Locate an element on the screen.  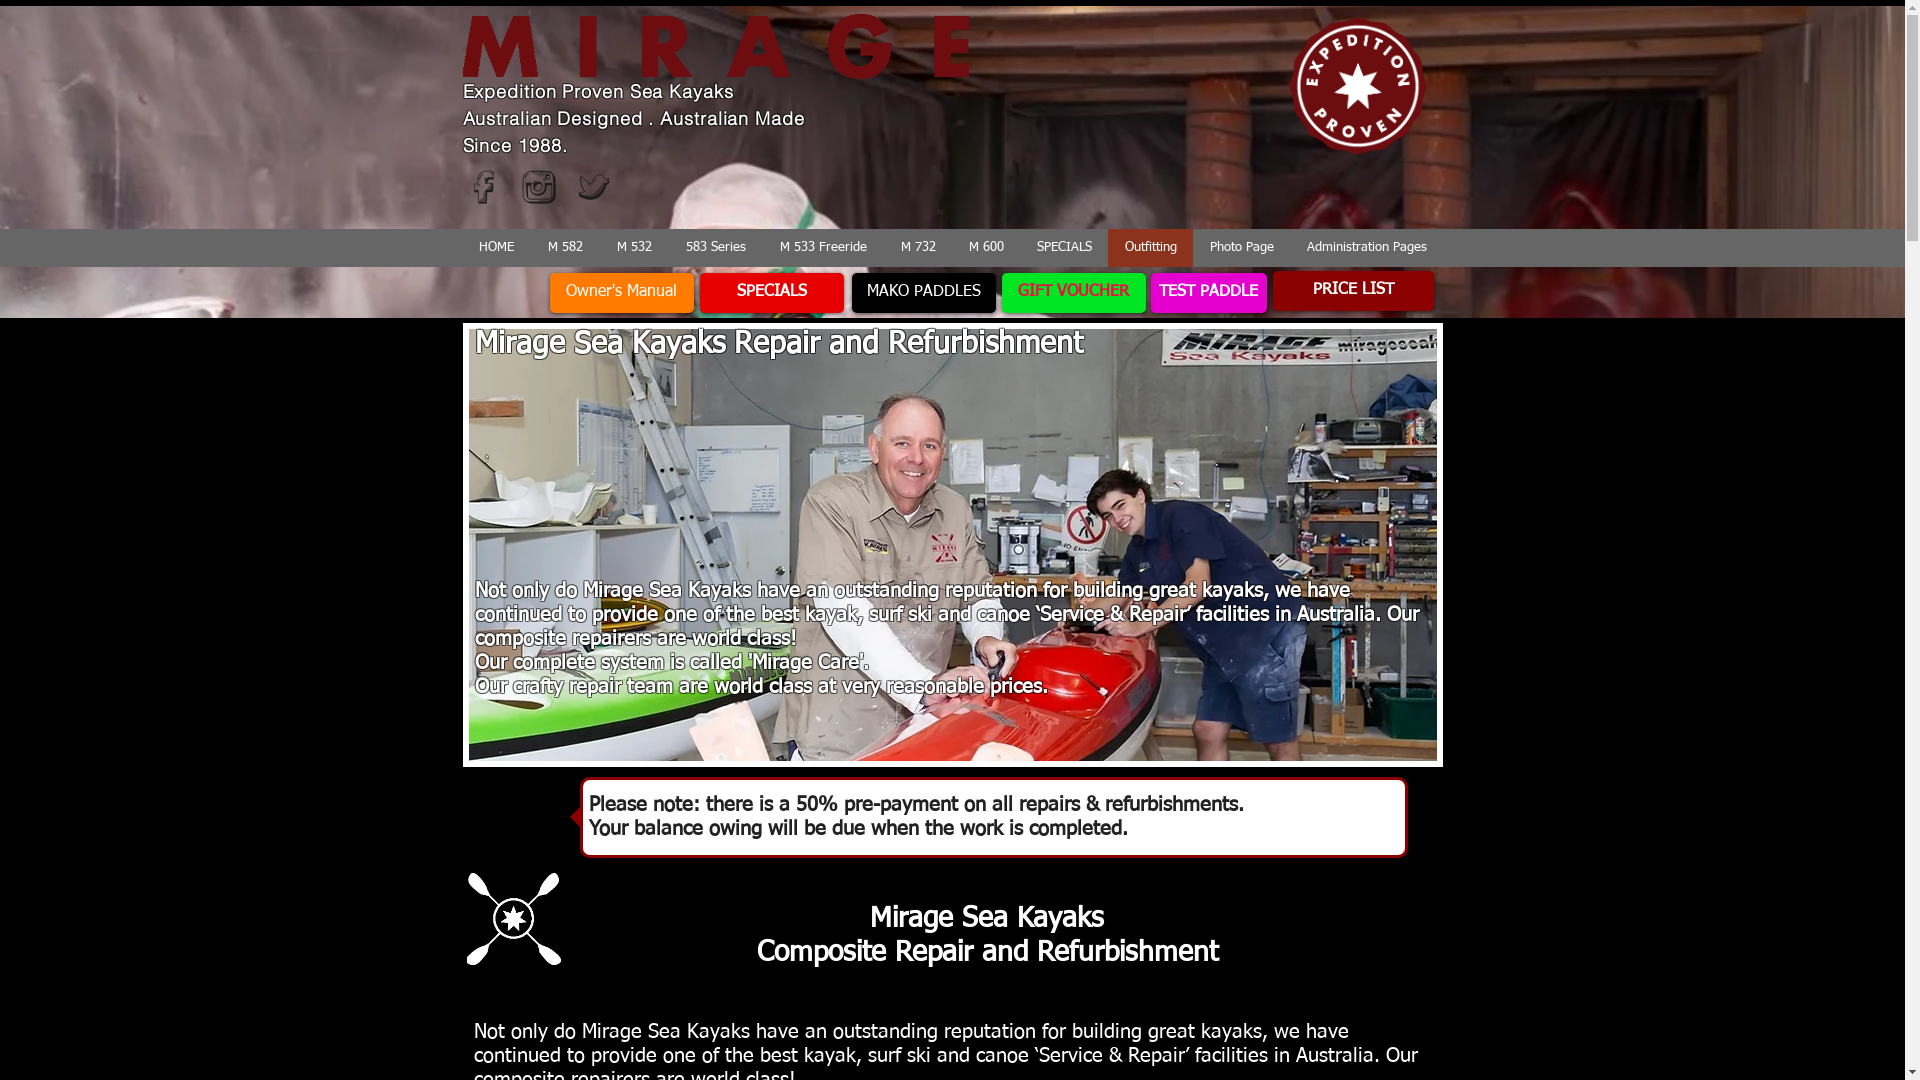
'M 533 Freeride' is located at coordinates (822, 246).